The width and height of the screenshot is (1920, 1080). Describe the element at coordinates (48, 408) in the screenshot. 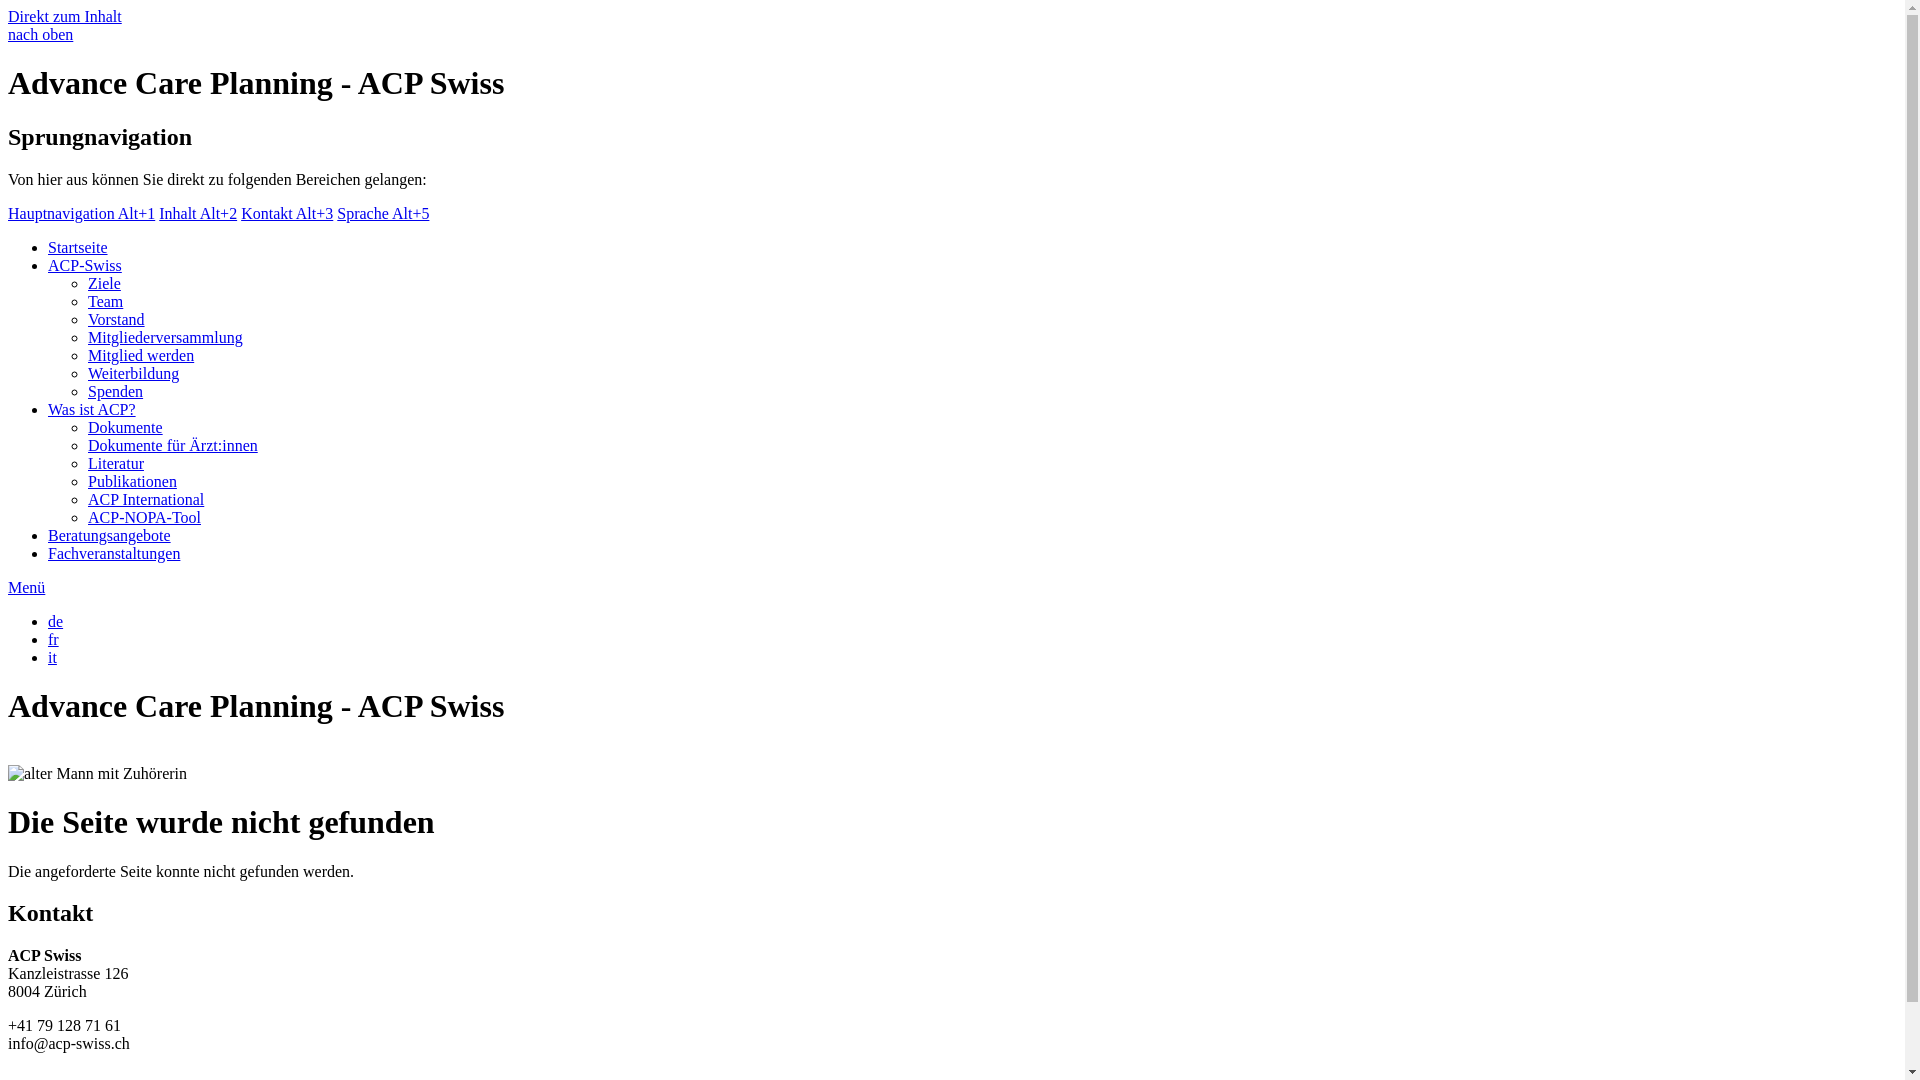

I see `'Was ist ACP?'` at that location.